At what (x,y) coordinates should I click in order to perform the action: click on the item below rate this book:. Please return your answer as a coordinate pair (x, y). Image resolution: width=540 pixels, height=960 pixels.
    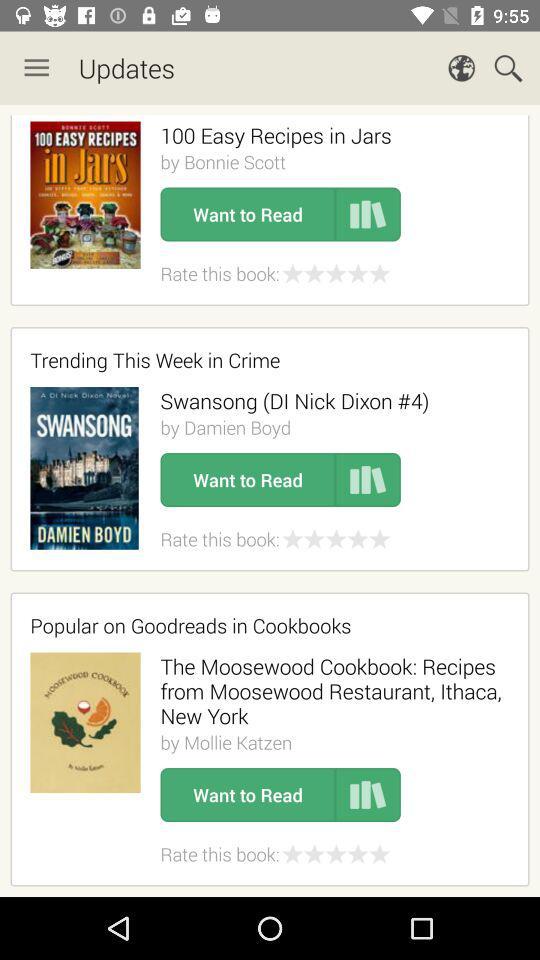
    Looking at the image, I should click on (263, 624).